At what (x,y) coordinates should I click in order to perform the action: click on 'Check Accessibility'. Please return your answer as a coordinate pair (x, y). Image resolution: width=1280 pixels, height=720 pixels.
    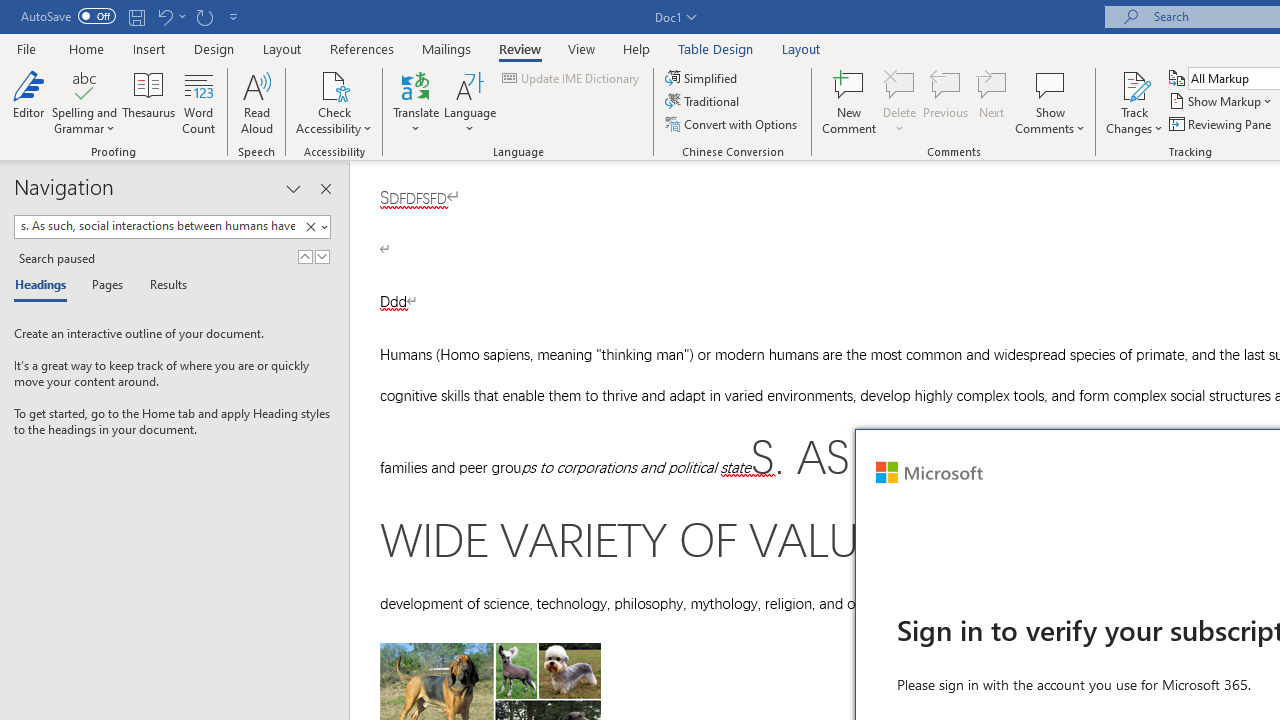
    Looking at the image, I should click on (334, 84).